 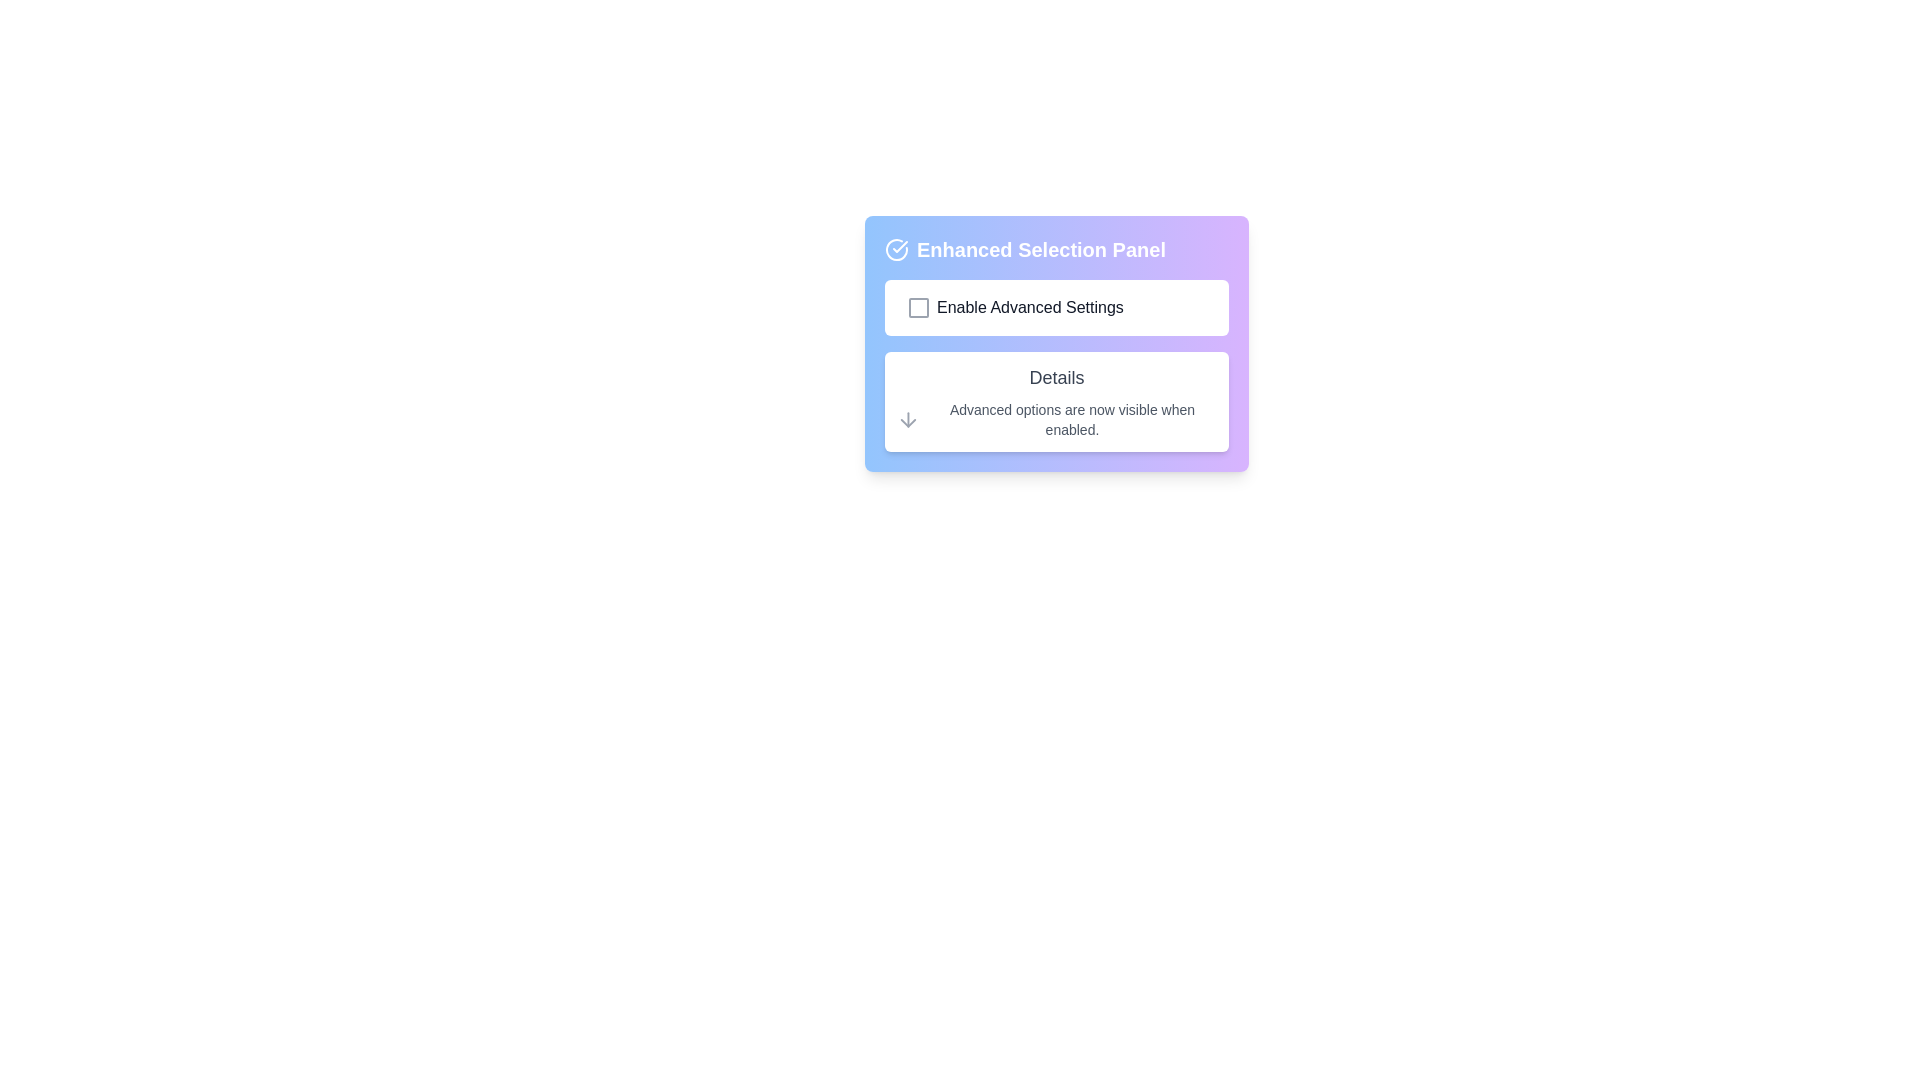 I want to click on details written in the 'Details' card which contains the heading 'Details' and the descriptive text 'Advanced options are now visible when enabled.', so click(x=1055, y=401).